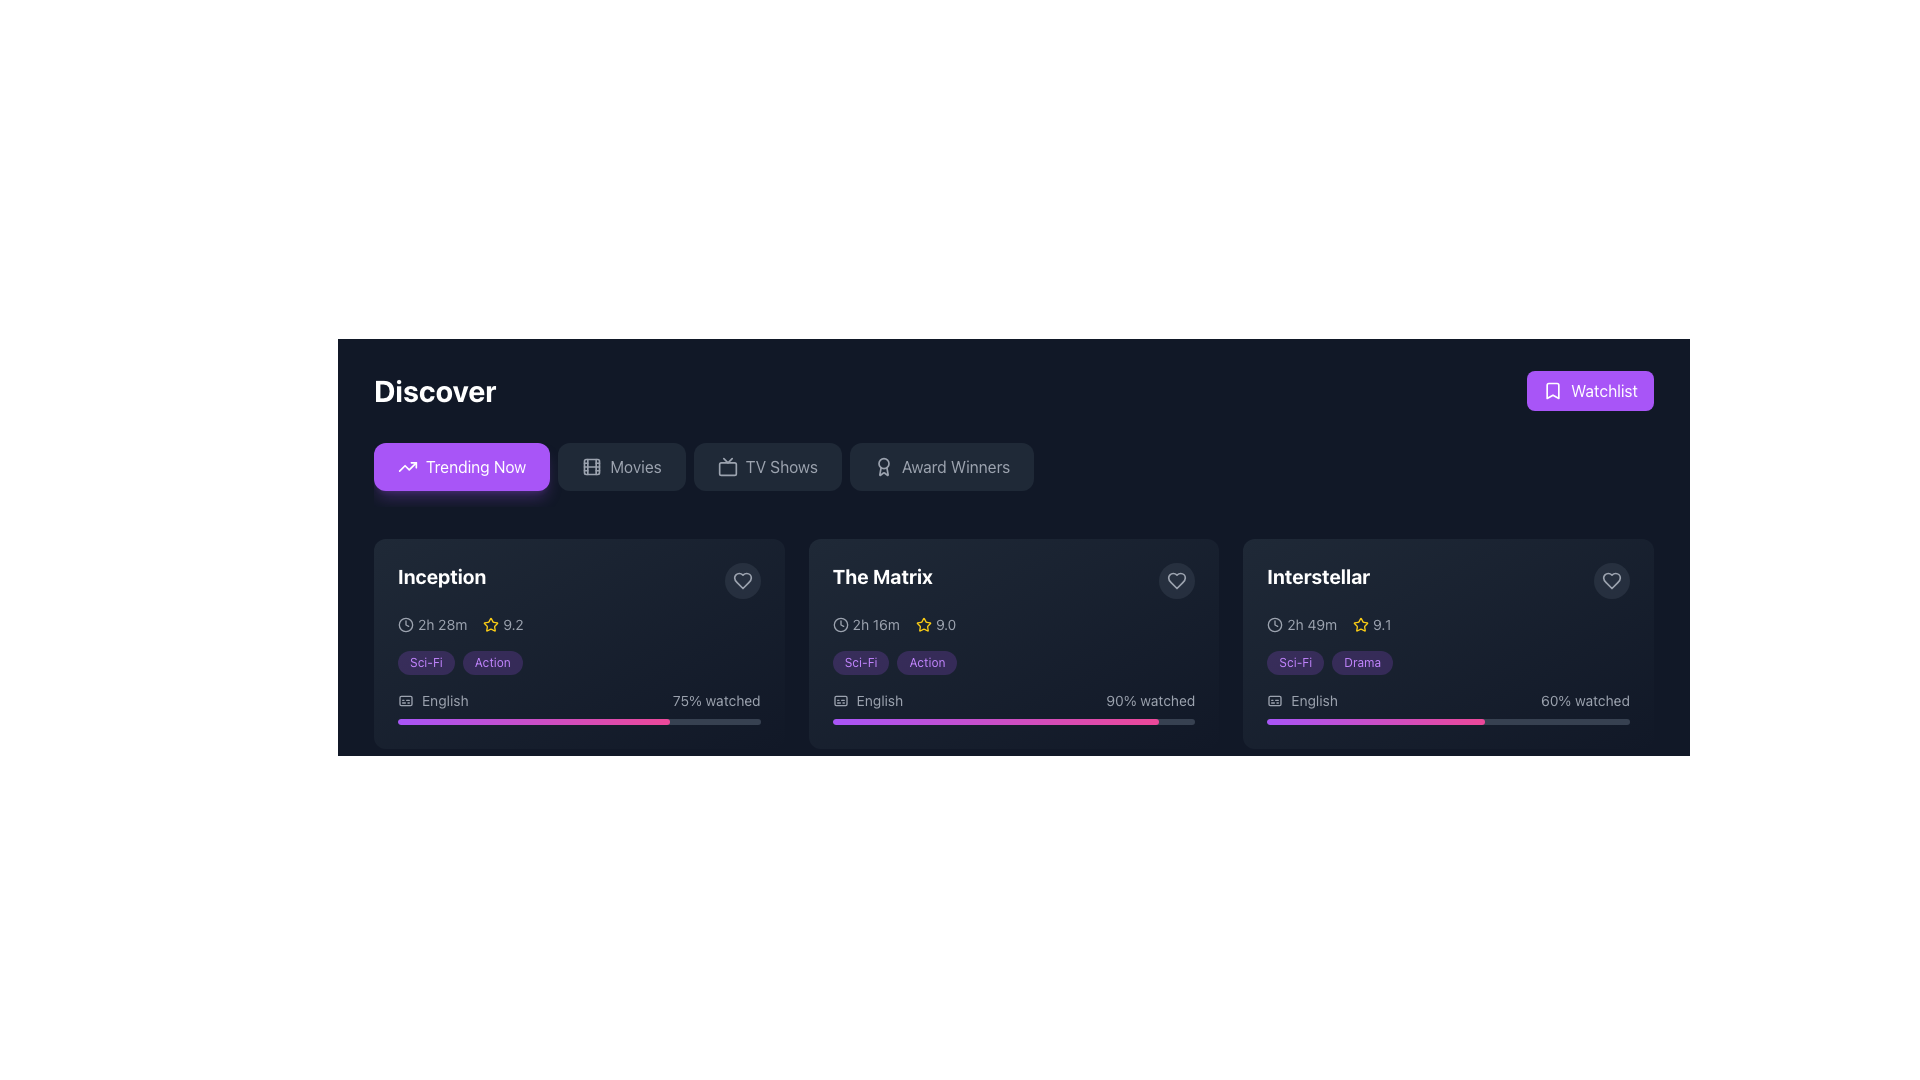  I want to click on the yellow outlined star icon that precedes the numeric rating '9.2' for the movie 'Inception' in the UI section highlighting ratings, so click(491, 623).